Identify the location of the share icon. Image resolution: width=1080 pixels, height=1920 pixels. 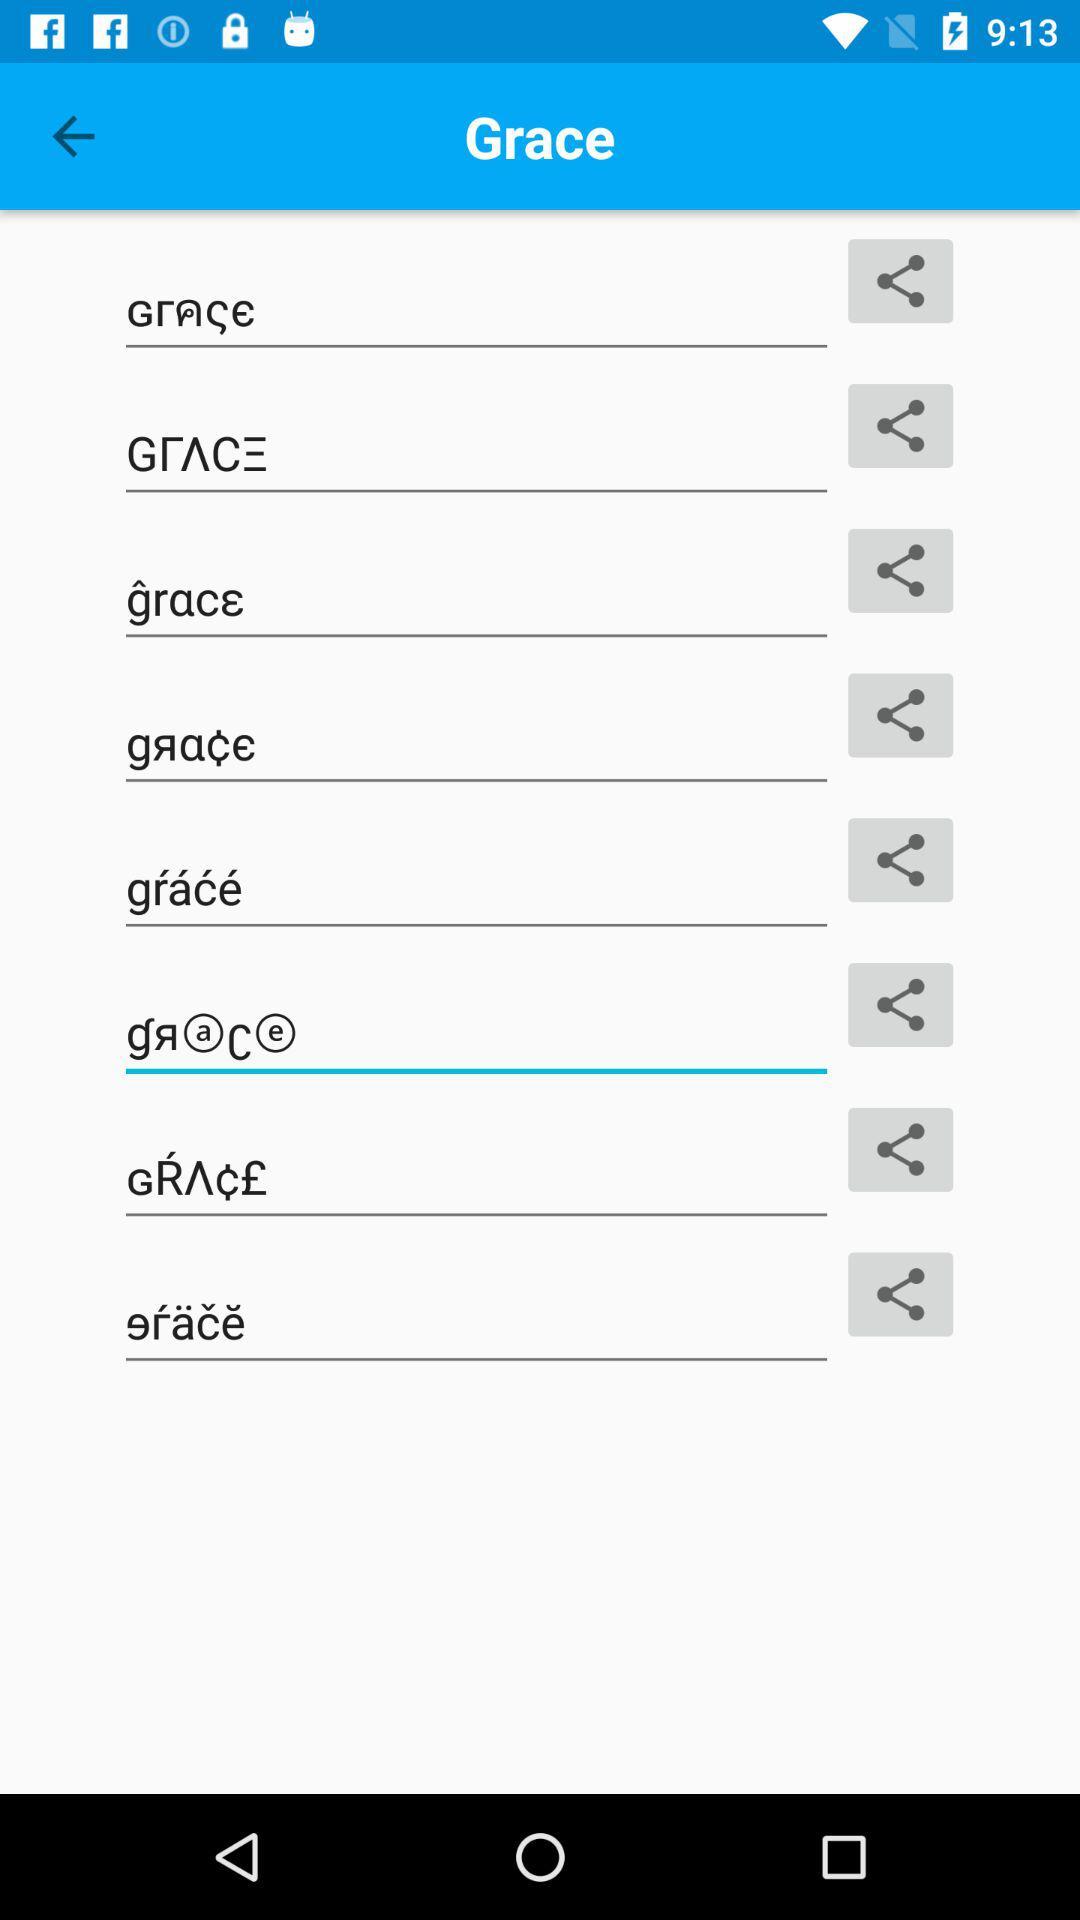
(900, 425).